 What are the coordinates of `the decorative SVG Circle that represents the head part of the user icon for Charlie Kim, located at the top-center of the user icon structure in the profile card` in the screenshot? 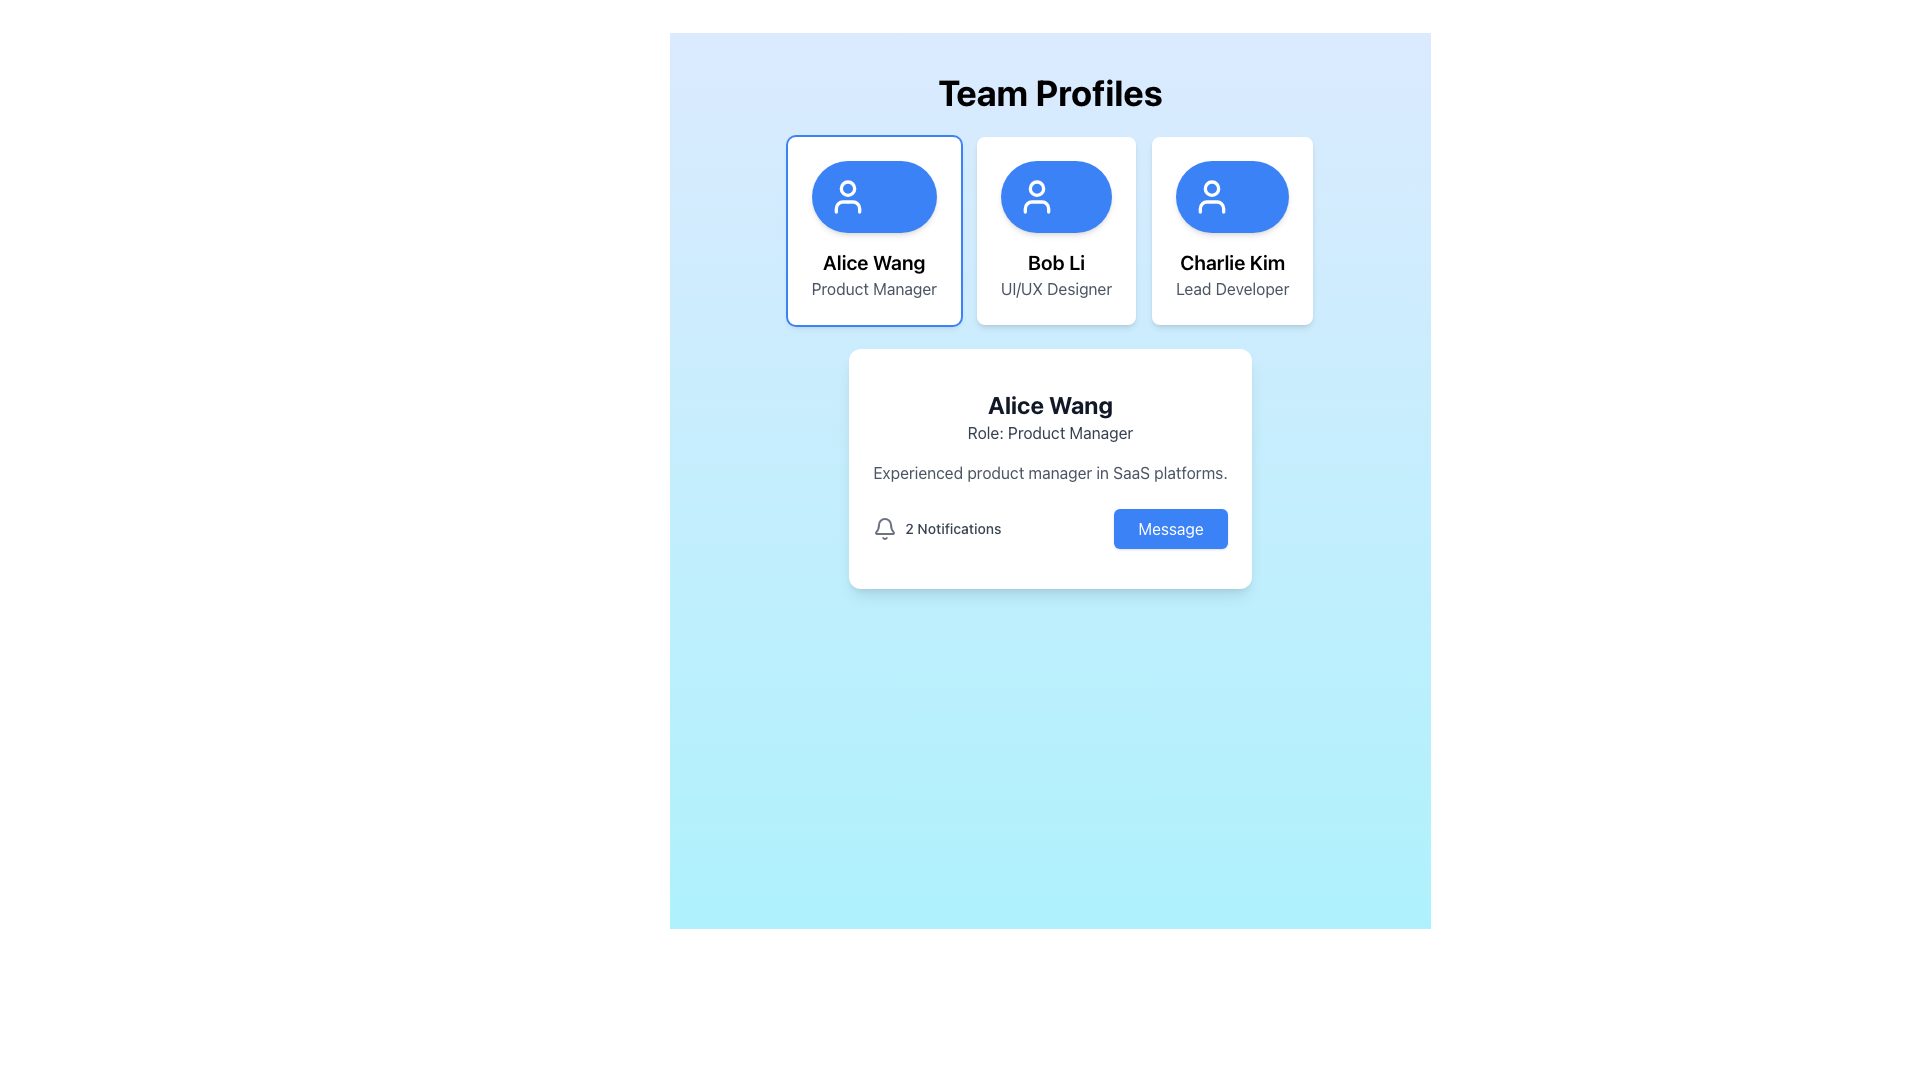 It's located at (1211, 188).